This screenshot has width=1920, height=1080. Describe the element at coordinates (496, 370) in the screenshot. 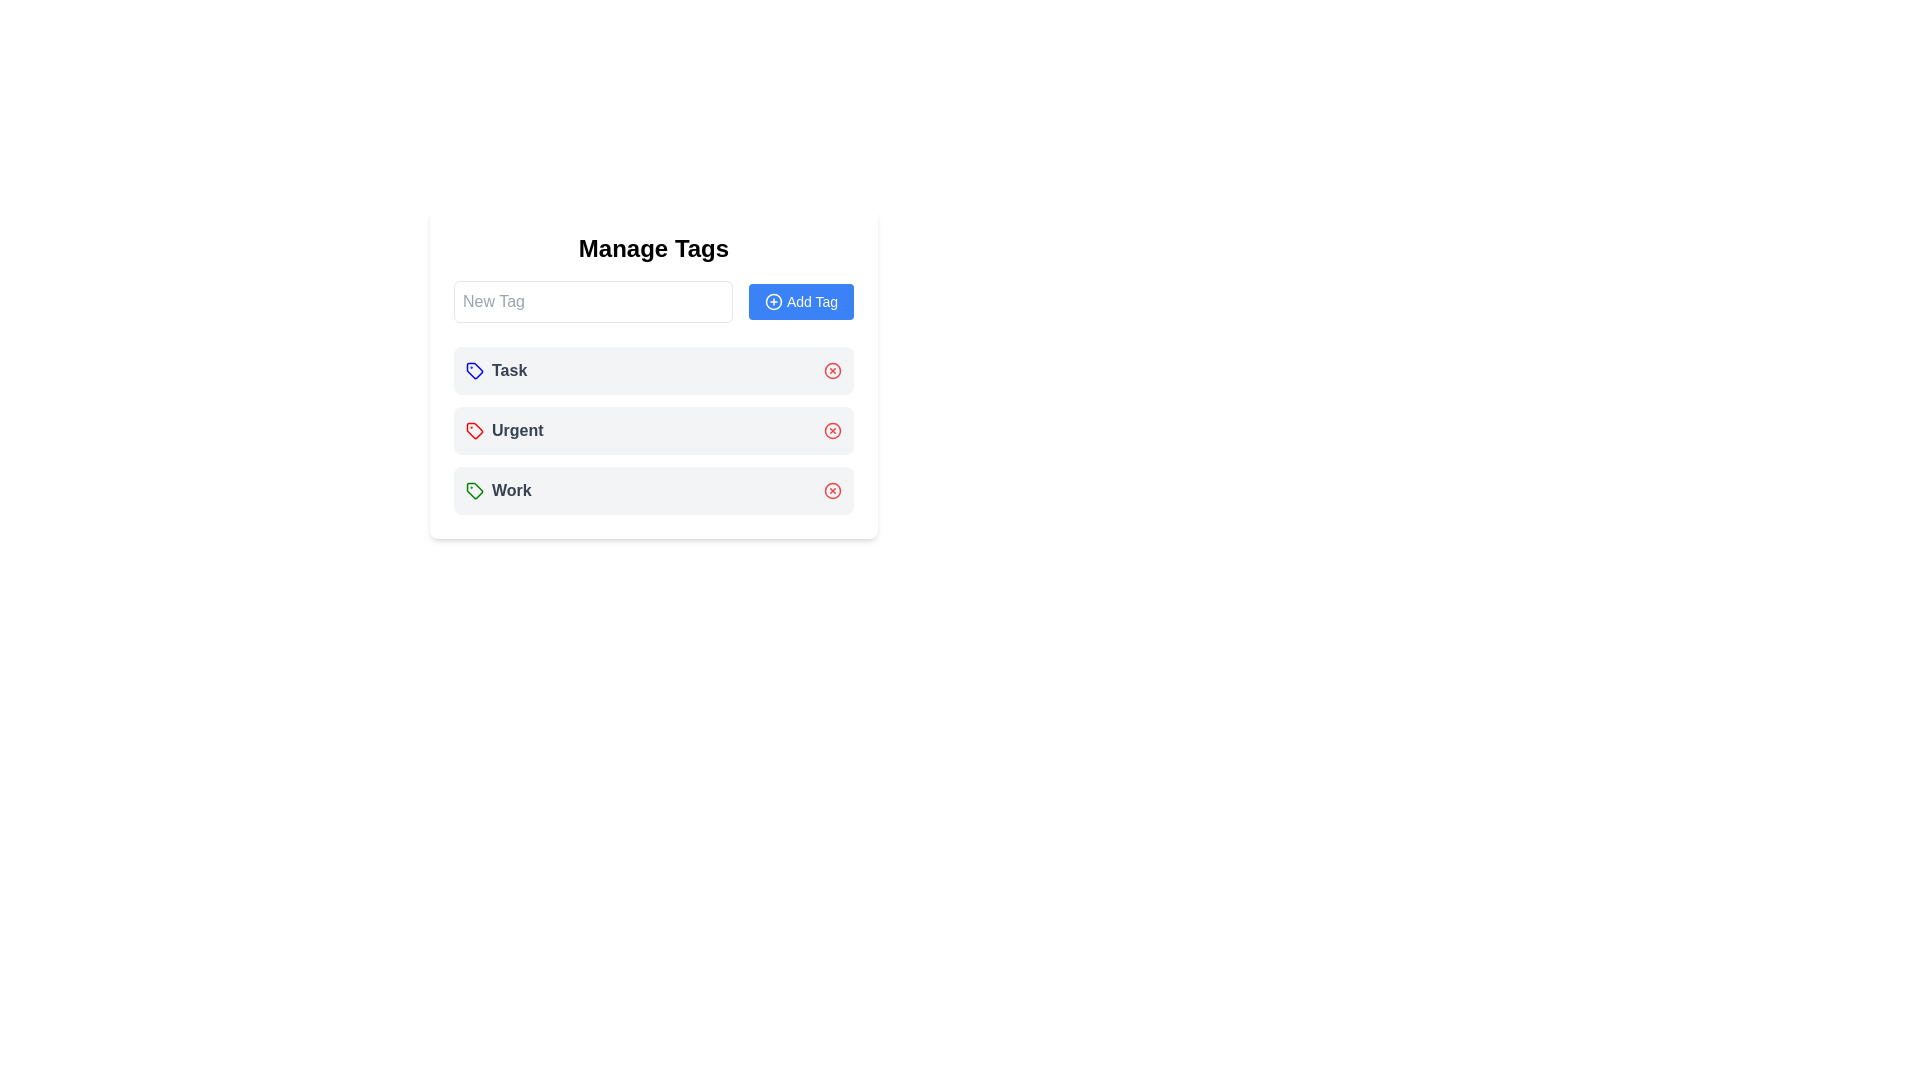

I see `the 'Task' label with icon, which is the first item in a vertically stacked list within a rounded, light-gray panel, to access associated actions` at that location.